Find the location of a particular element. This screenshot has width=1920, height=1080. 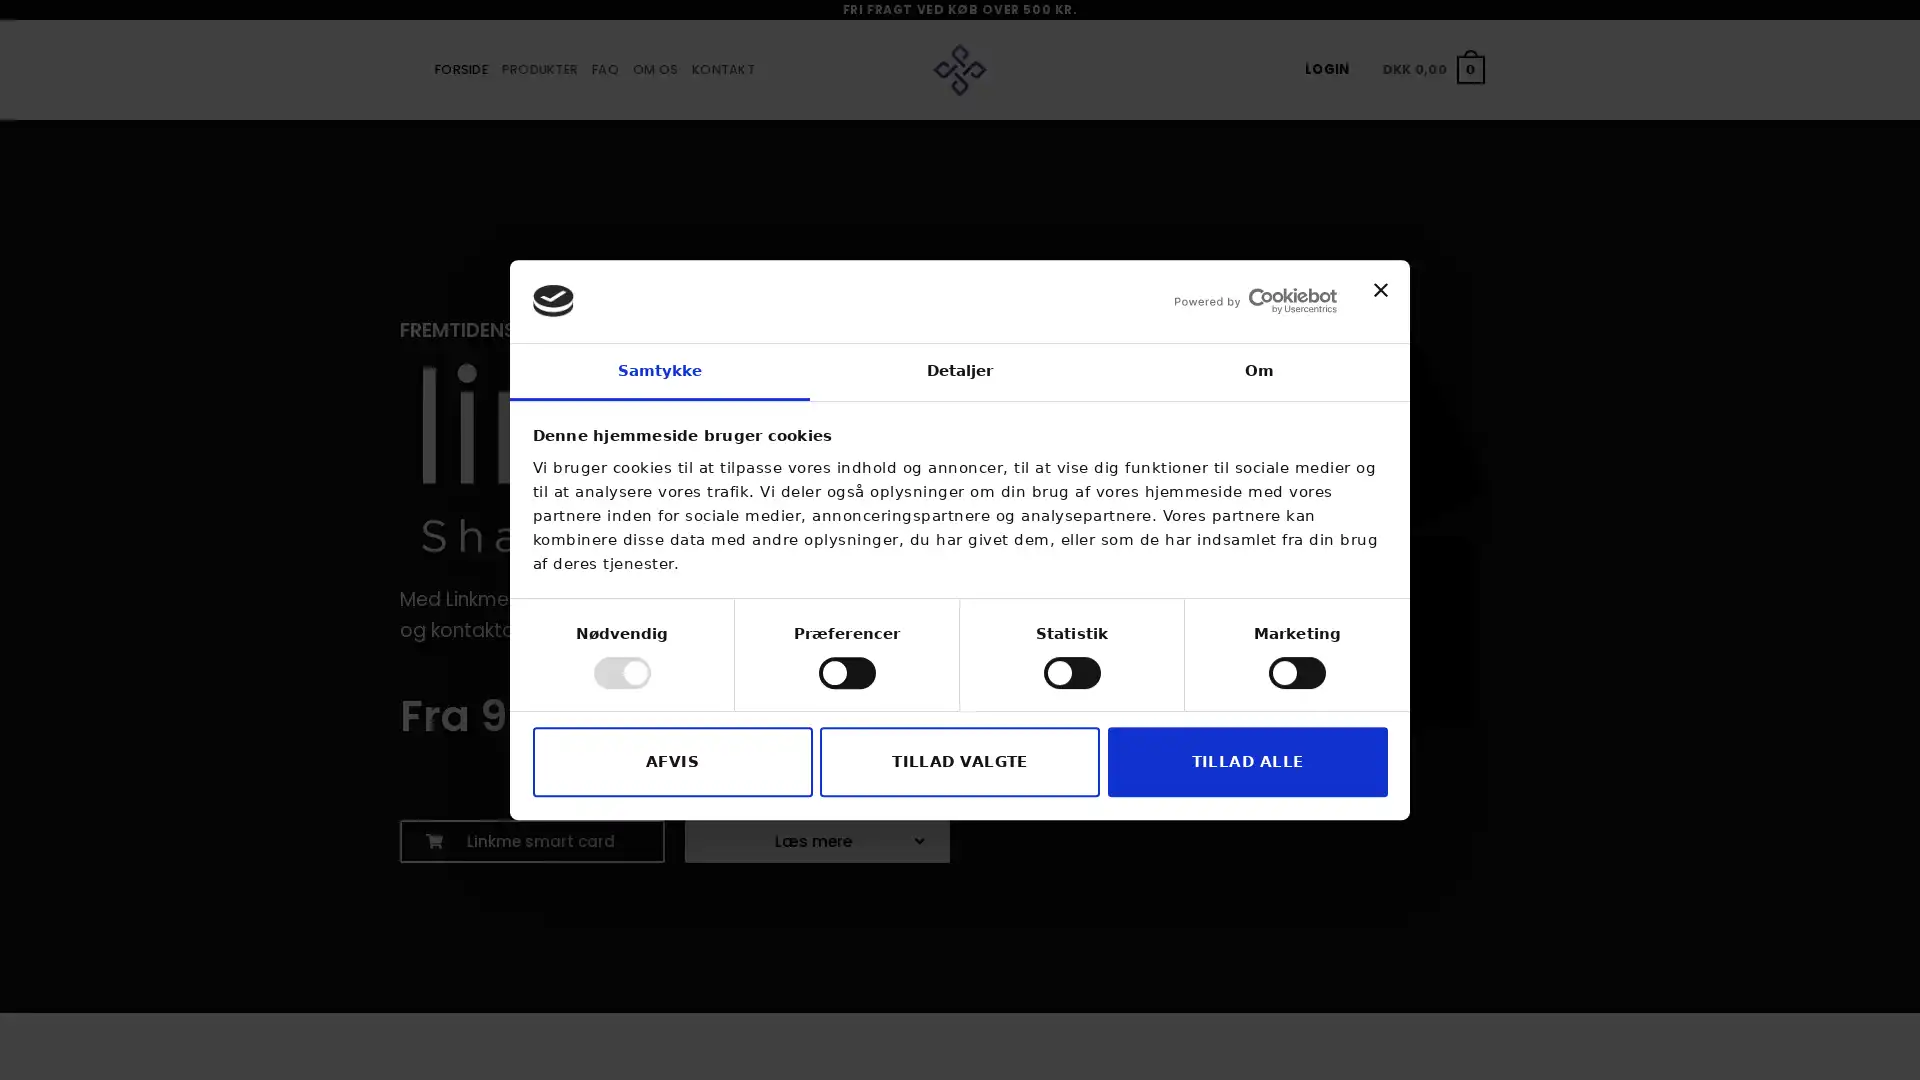

AFVIS is located at coordinates (672, 762).